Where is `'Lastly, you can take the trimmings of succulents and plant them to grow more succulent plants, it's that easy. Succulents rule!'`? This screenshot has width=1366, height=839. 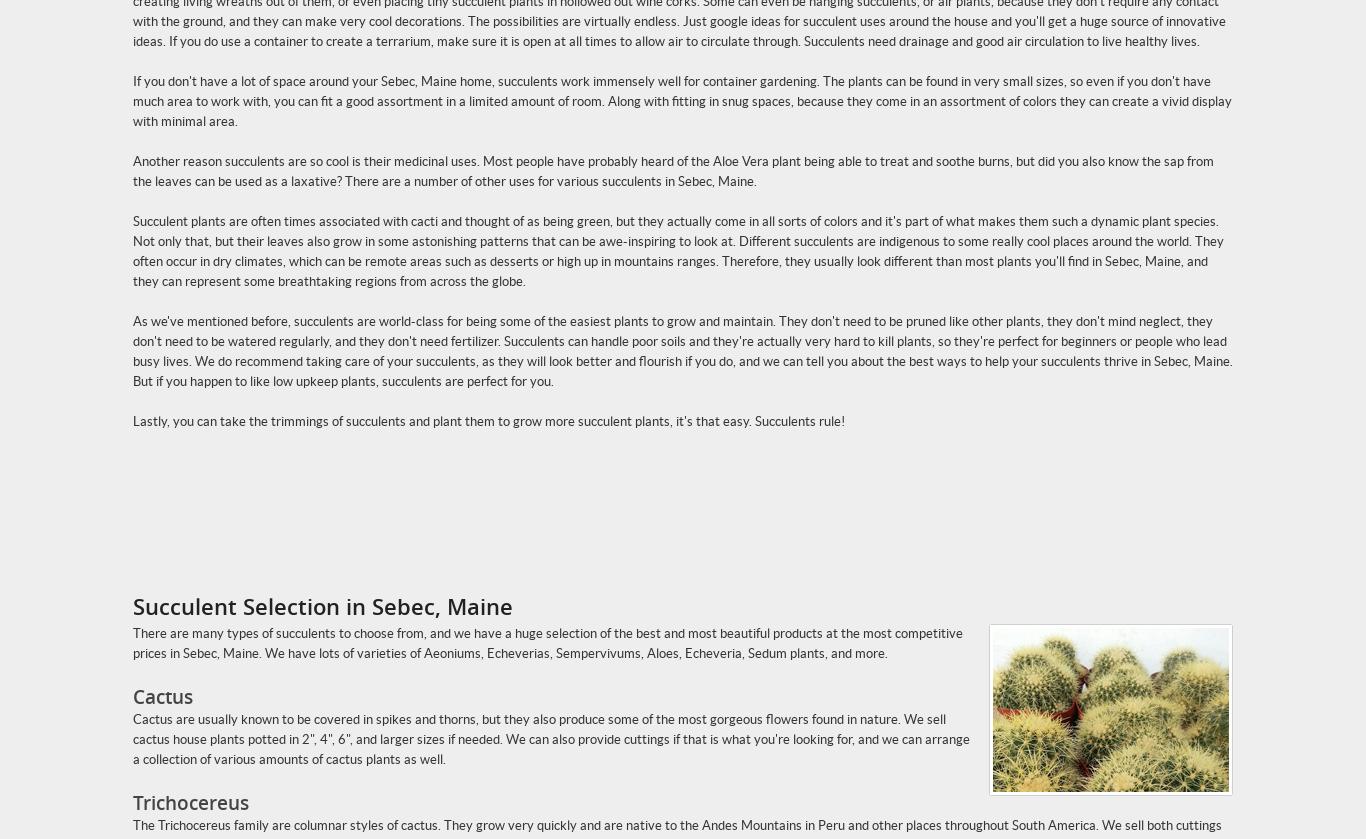
'Lastly, you can take the trimmings of succulents and plant them to grow more succulent plants, it's that easy. Succulents rule!' is located at coordinates (132, 420).